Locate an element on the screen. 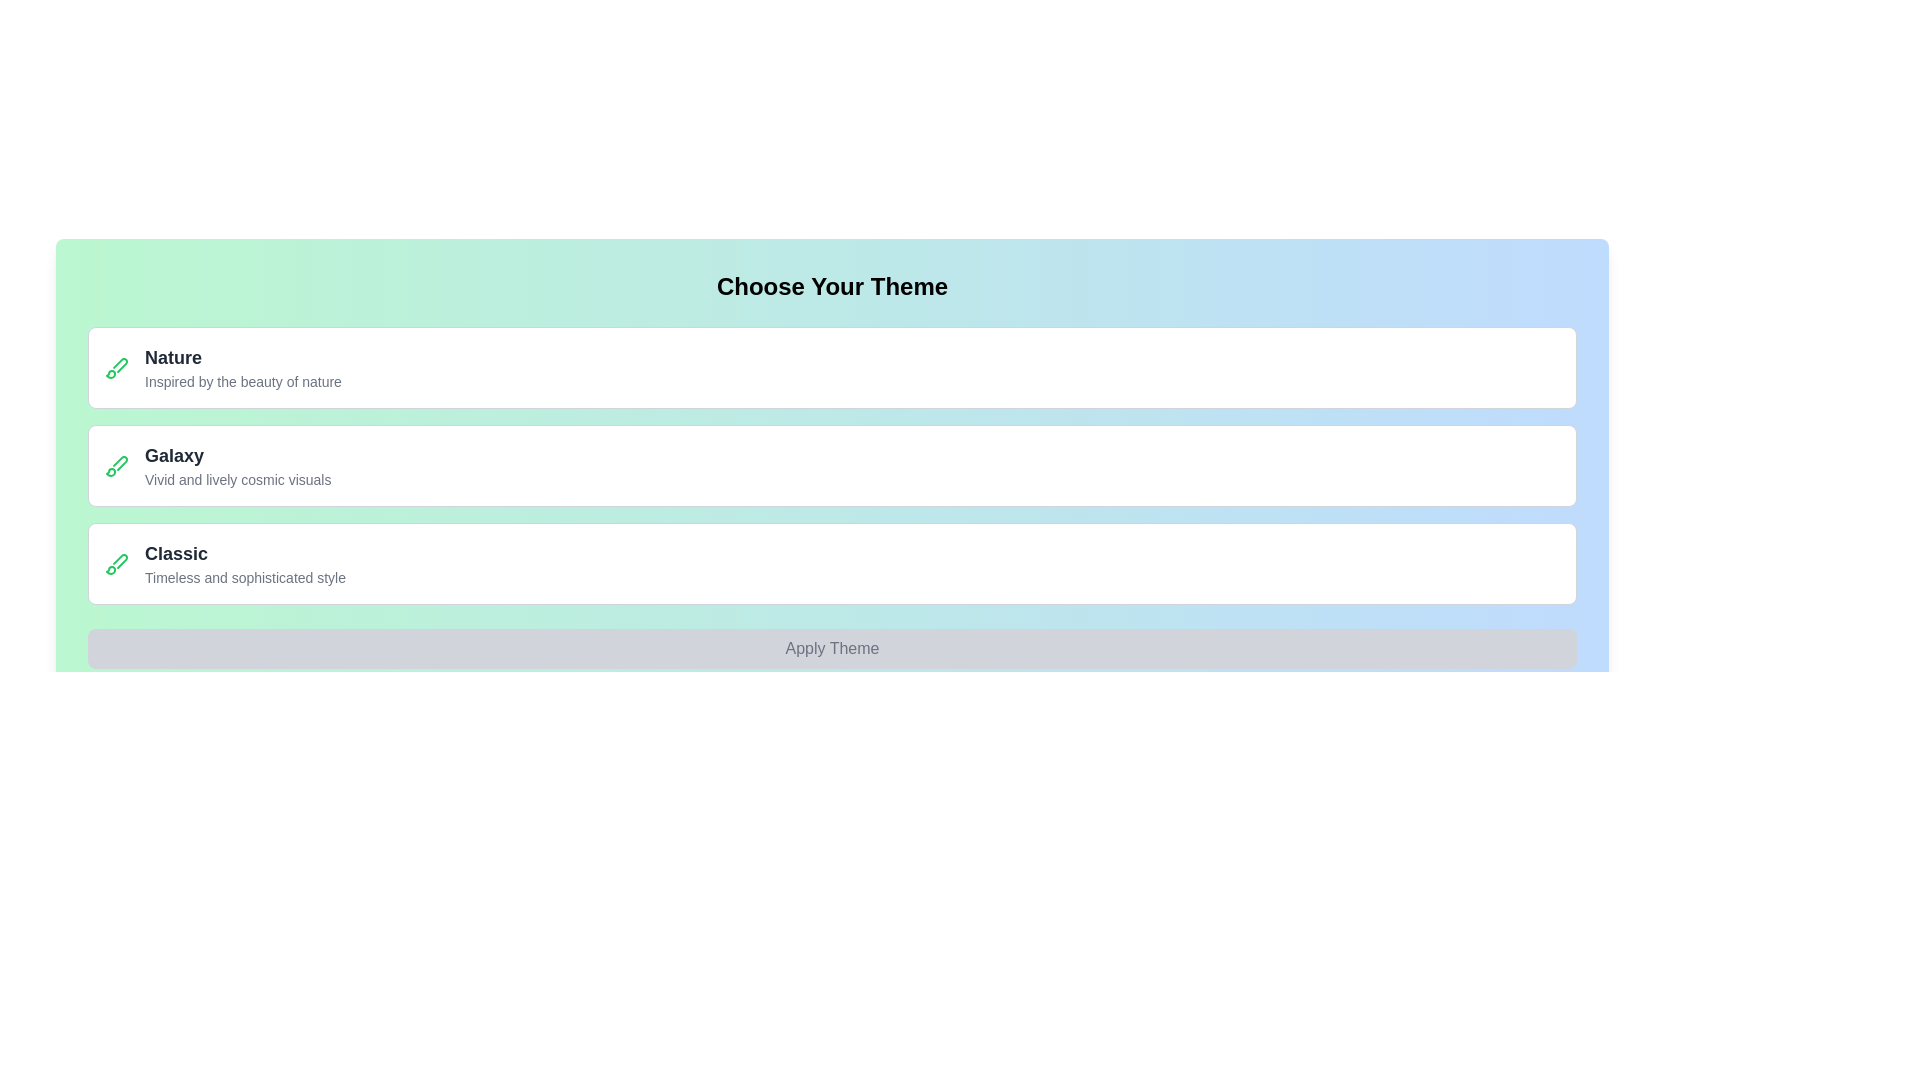 This screenshot has width=1920, height=1080. the 'Nature' themed icon, represented by a brush, located at the far-left of the card labeled 'Nature Inspired by the beauty of nature' is located at coordinates (115, 367).